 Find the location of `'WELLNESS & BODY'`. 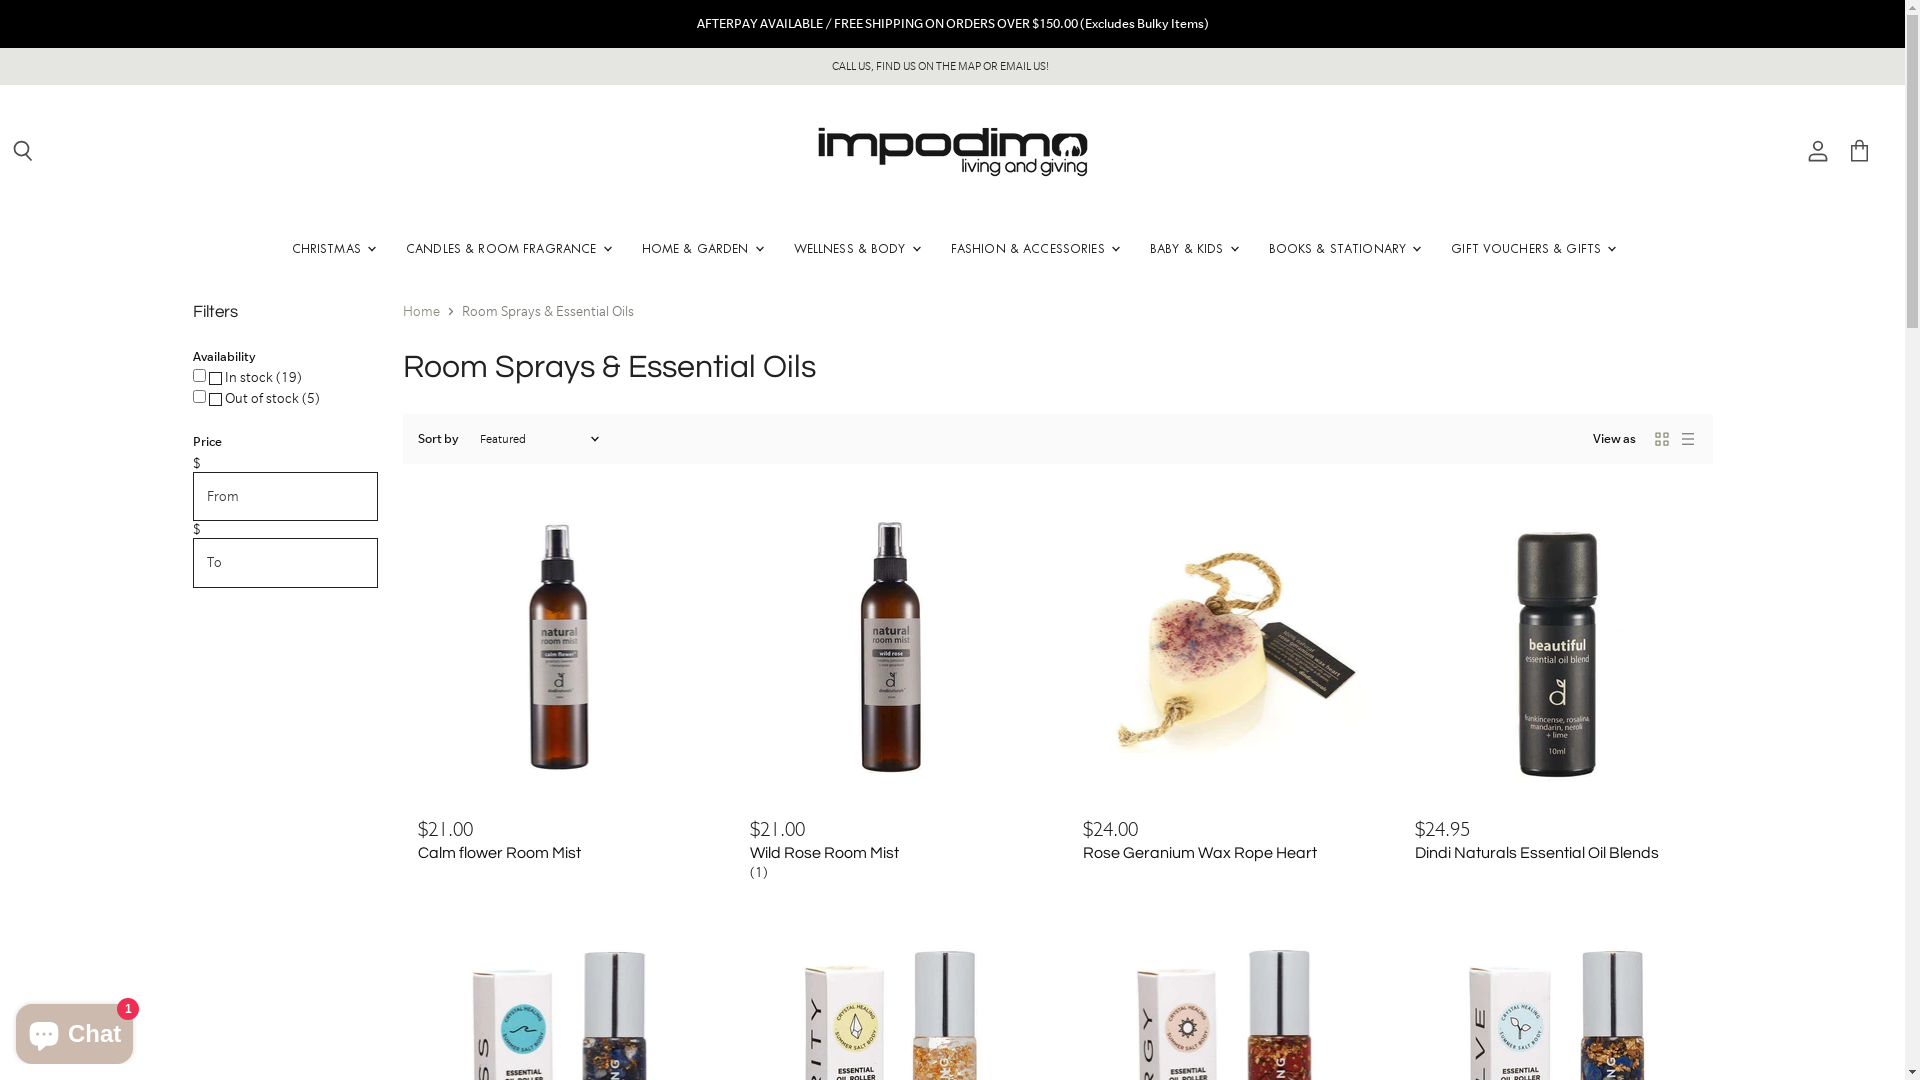

'WELLNESS & BODY' is located at coordinates (855, 247).